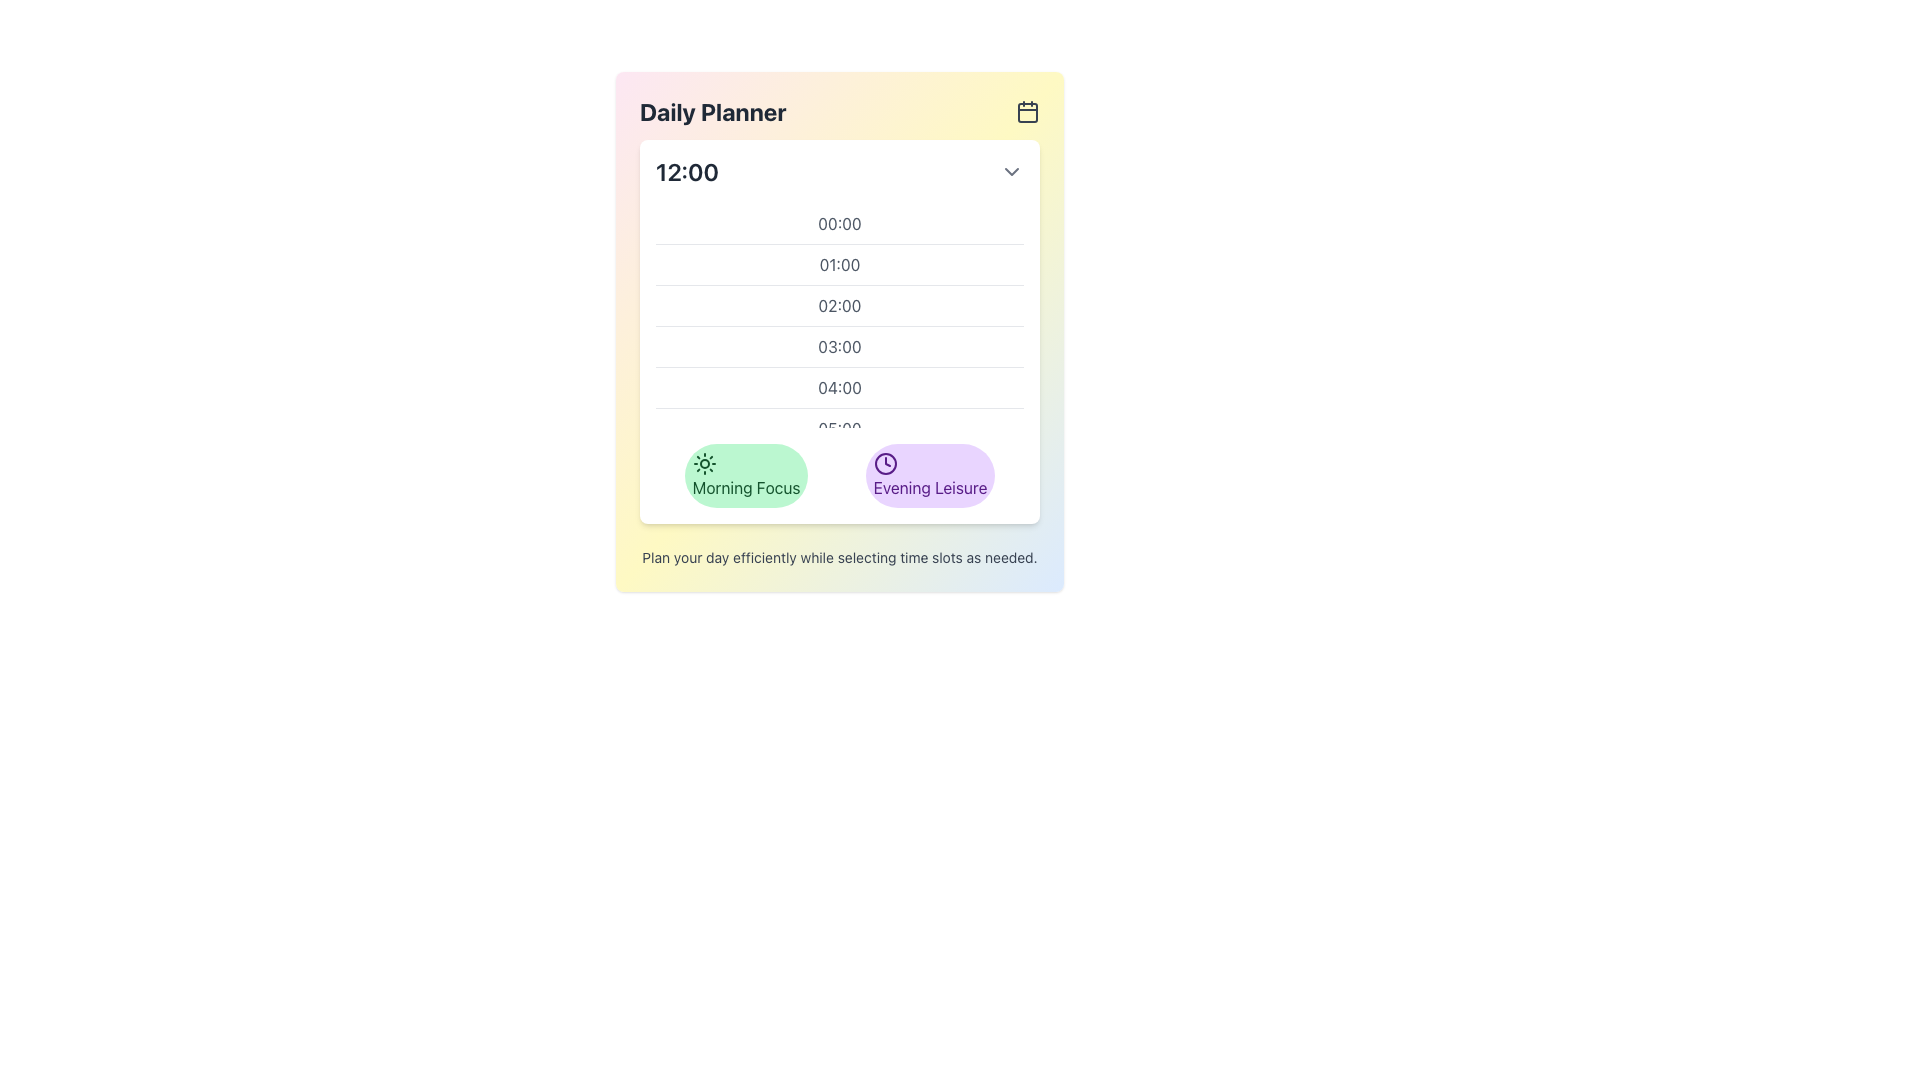  What do you see at coordinates (840, 345) in the screenshot?
I see `the '03:00' time slot option in the dropdown list for time selection, which is located directly below '02:00' and above '04:00'` at bounding box center [840, 345].